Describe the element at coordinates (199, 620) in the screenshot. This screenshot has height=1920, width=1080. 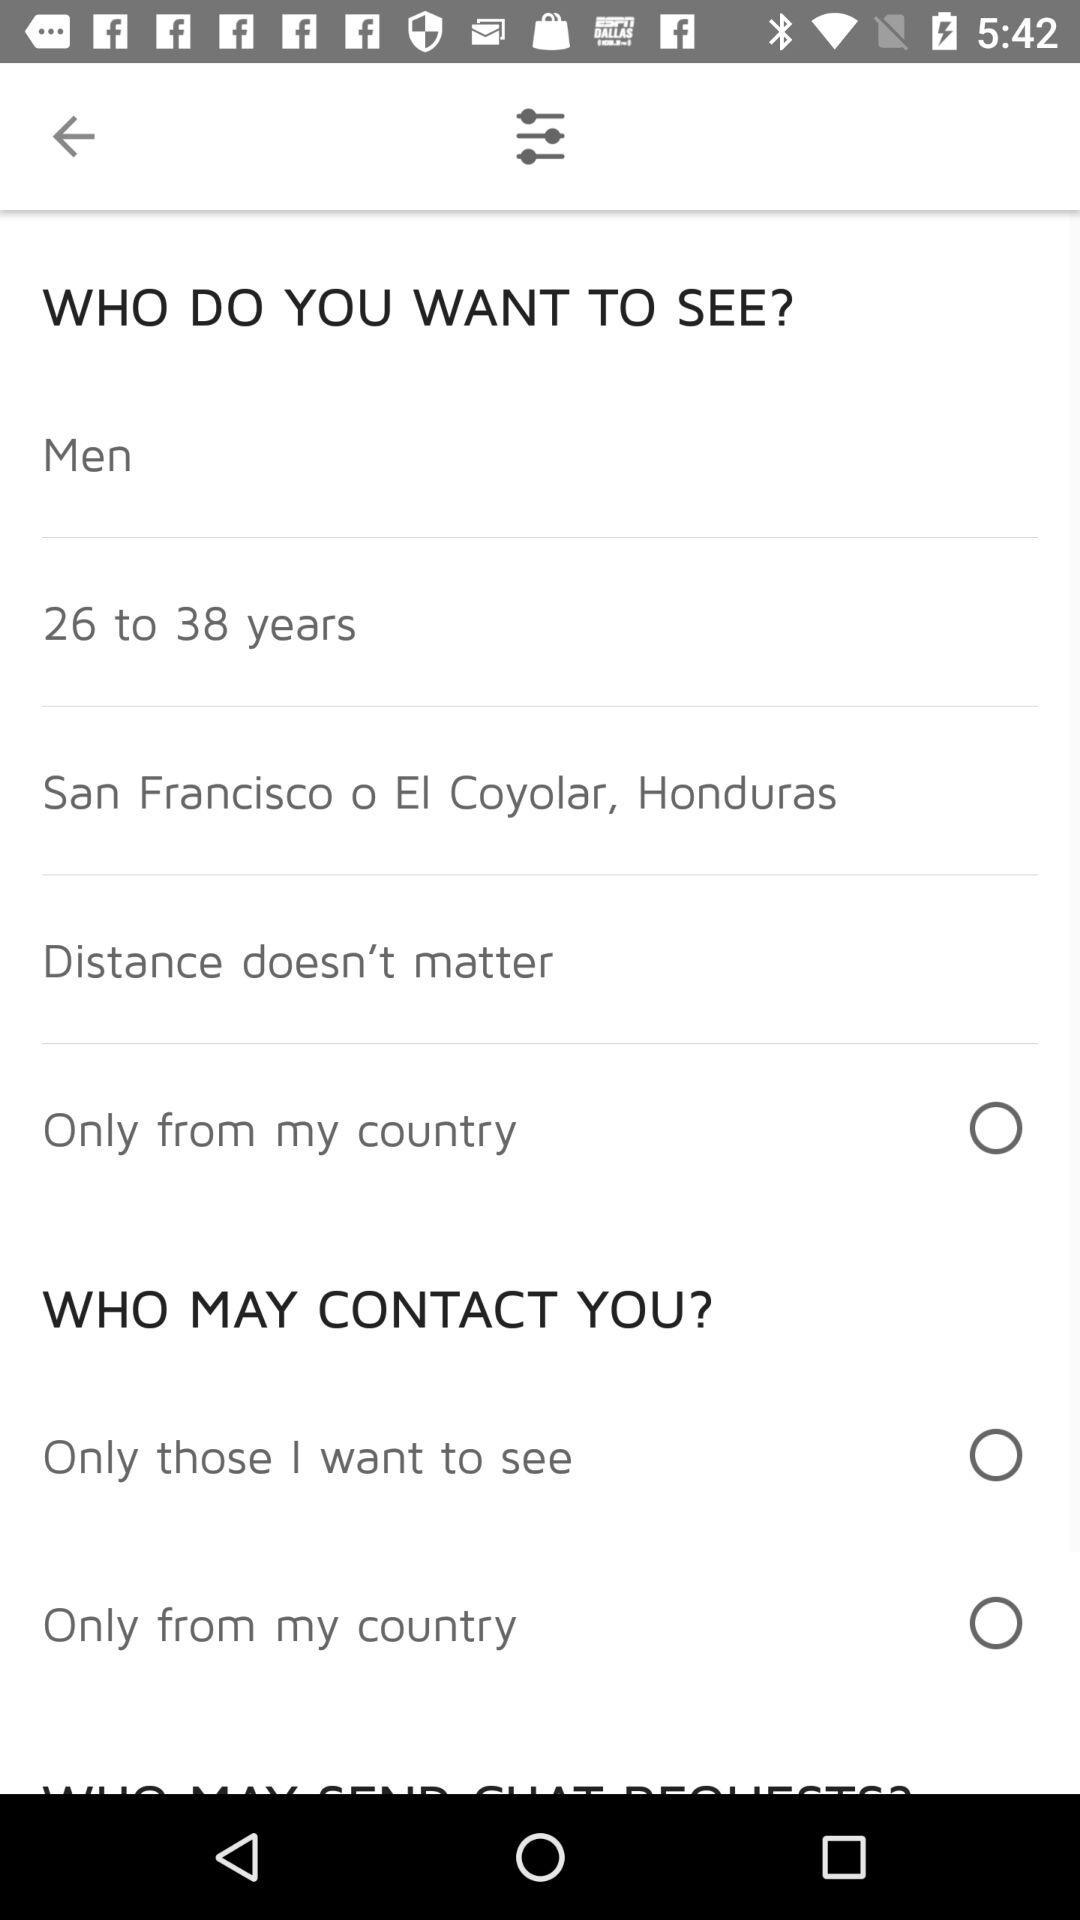
I see `the 26 to 38 icon` at that location.